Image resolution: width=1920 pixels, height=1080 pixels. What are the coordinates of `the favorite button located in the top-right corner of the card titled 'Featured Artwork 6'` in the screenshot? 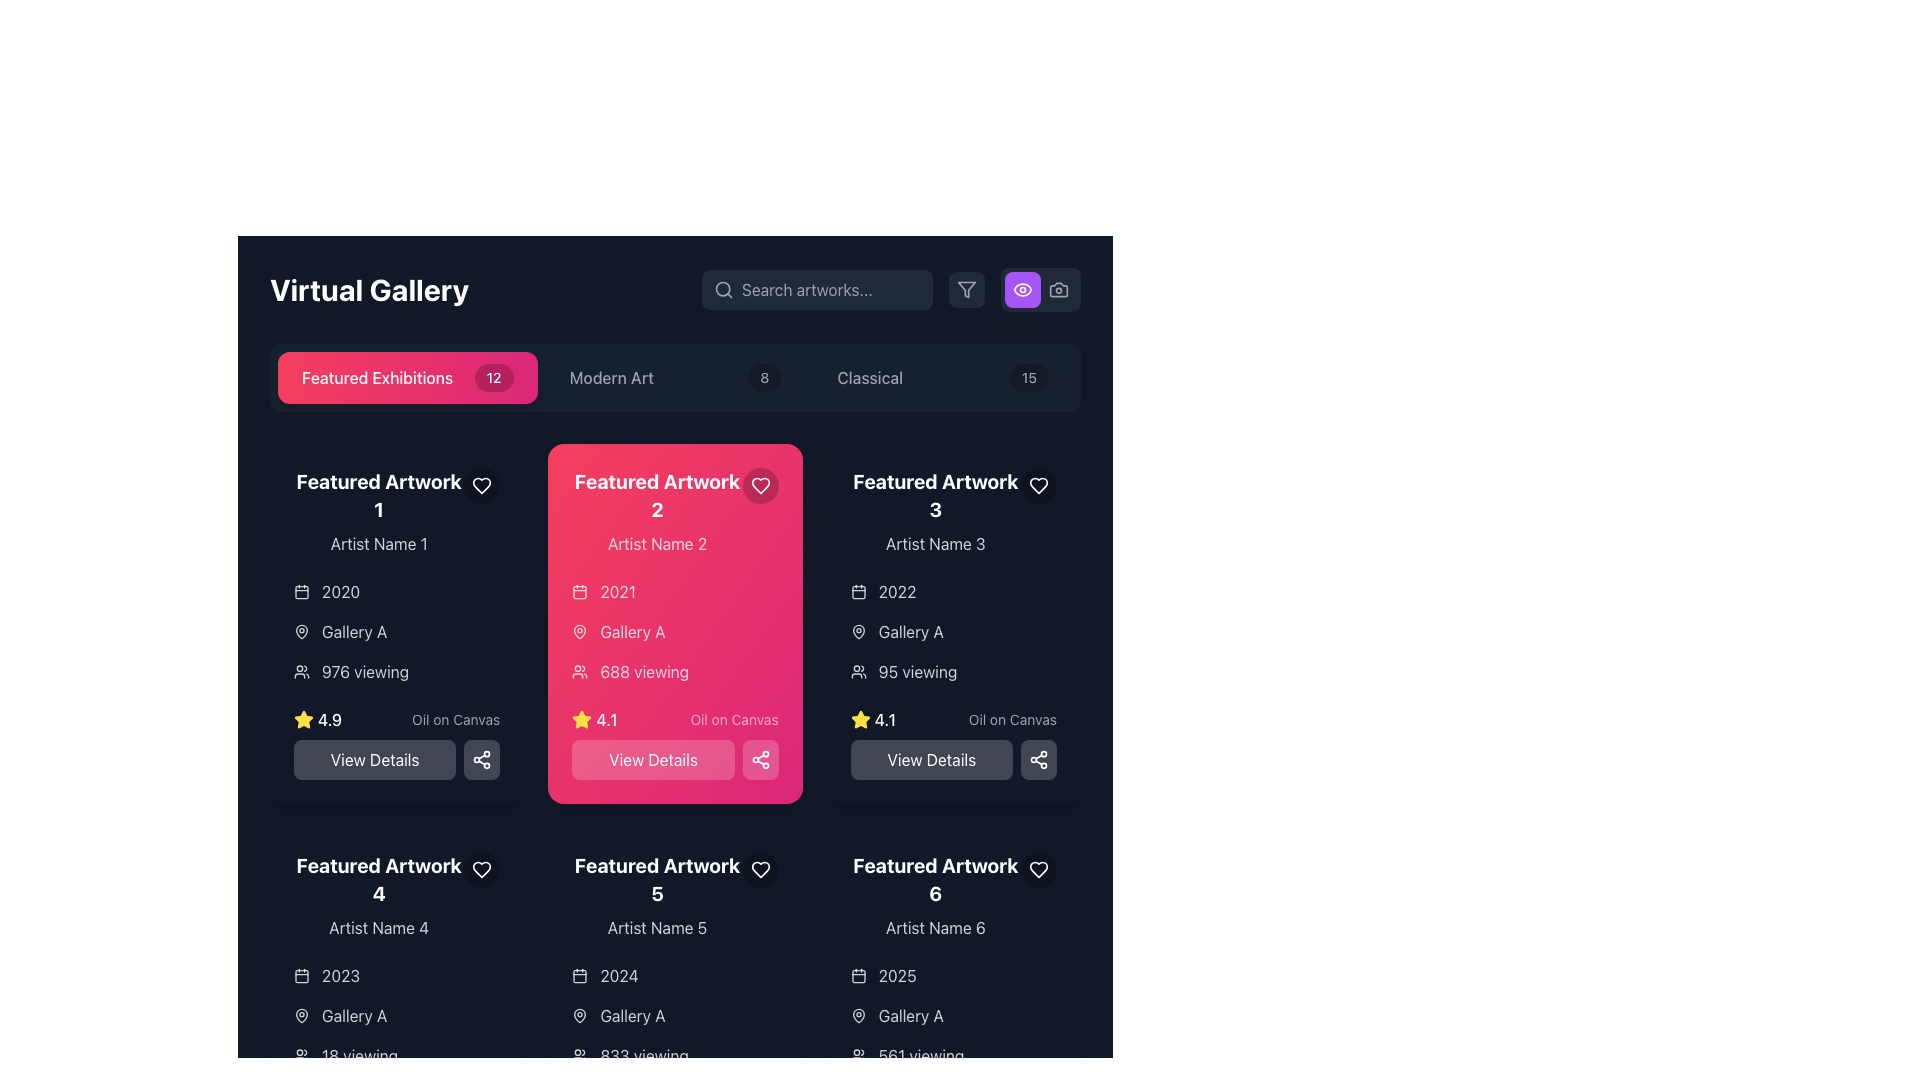 It's located at (1038, 869).